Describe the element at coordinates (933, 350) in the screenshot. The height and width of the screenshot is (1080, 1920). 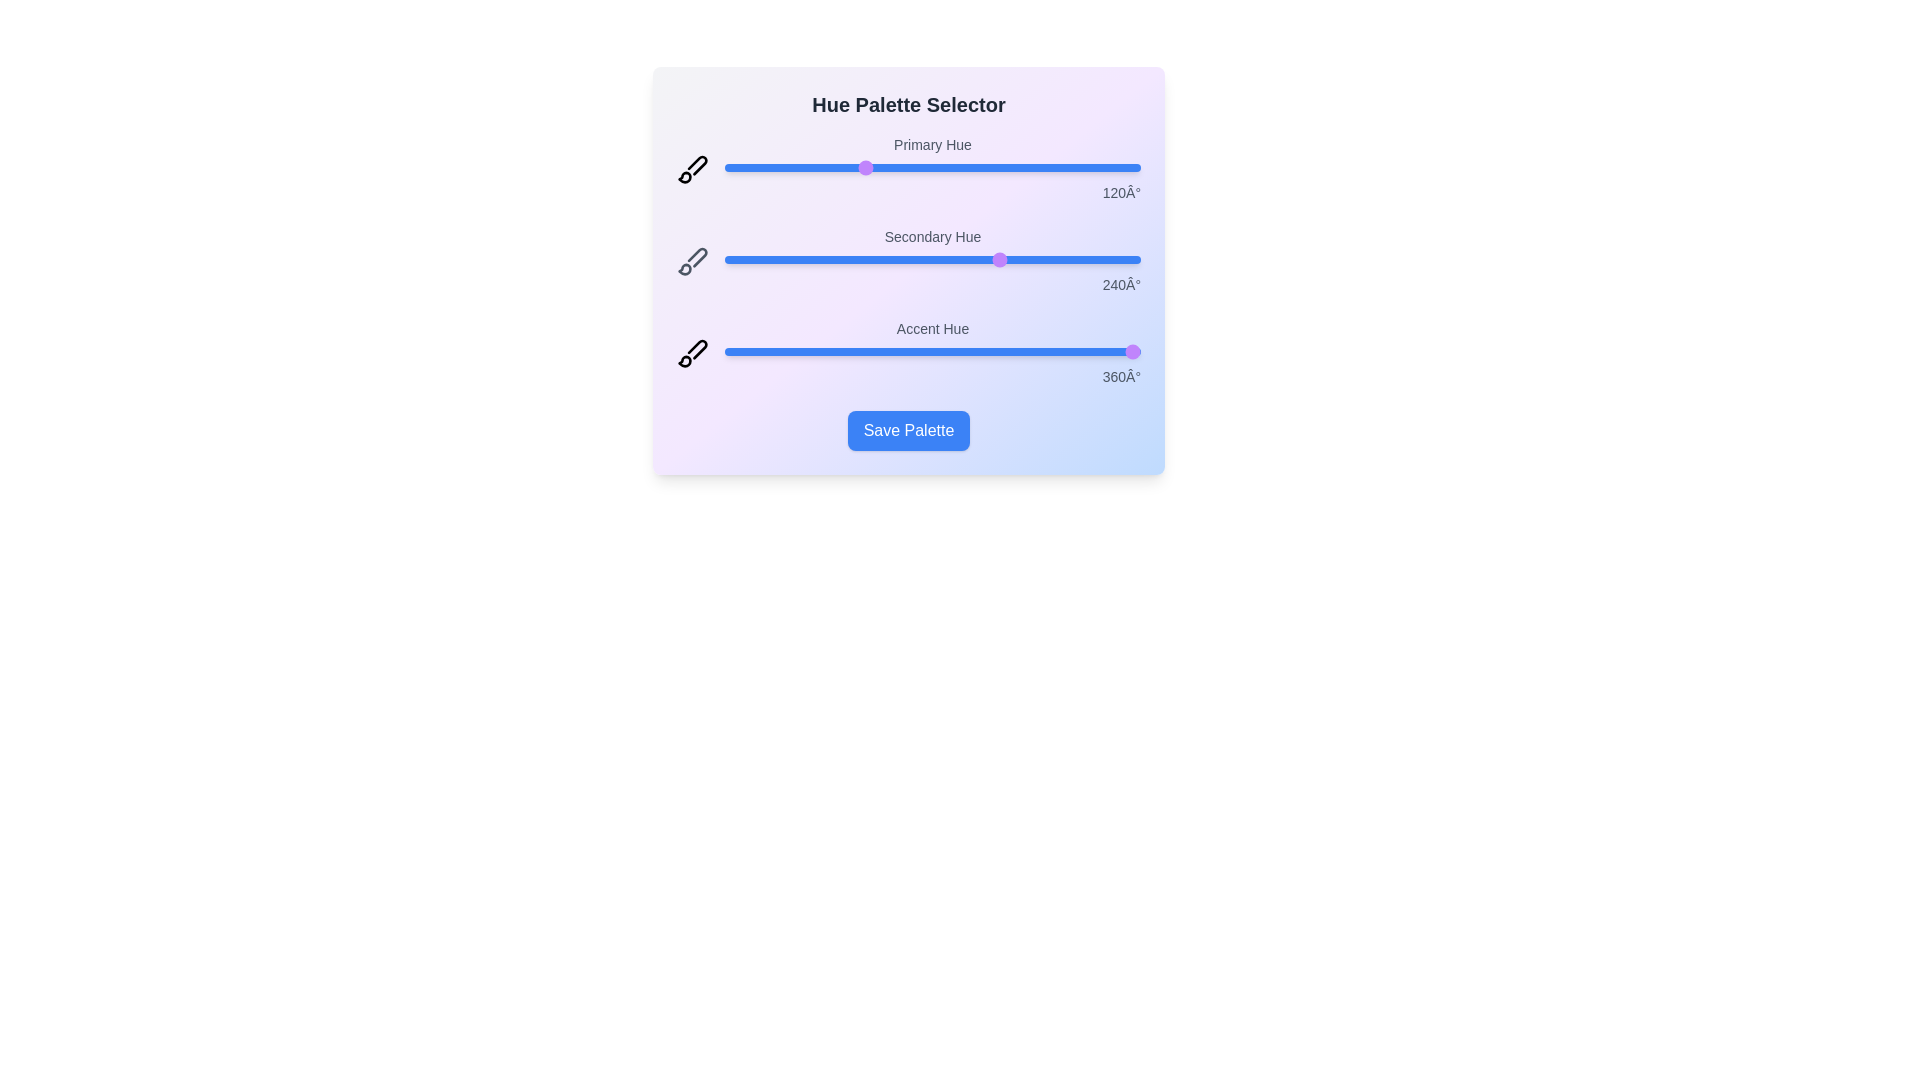
I see `the 'Accent Hue' slider to 181 degrees` at that location.